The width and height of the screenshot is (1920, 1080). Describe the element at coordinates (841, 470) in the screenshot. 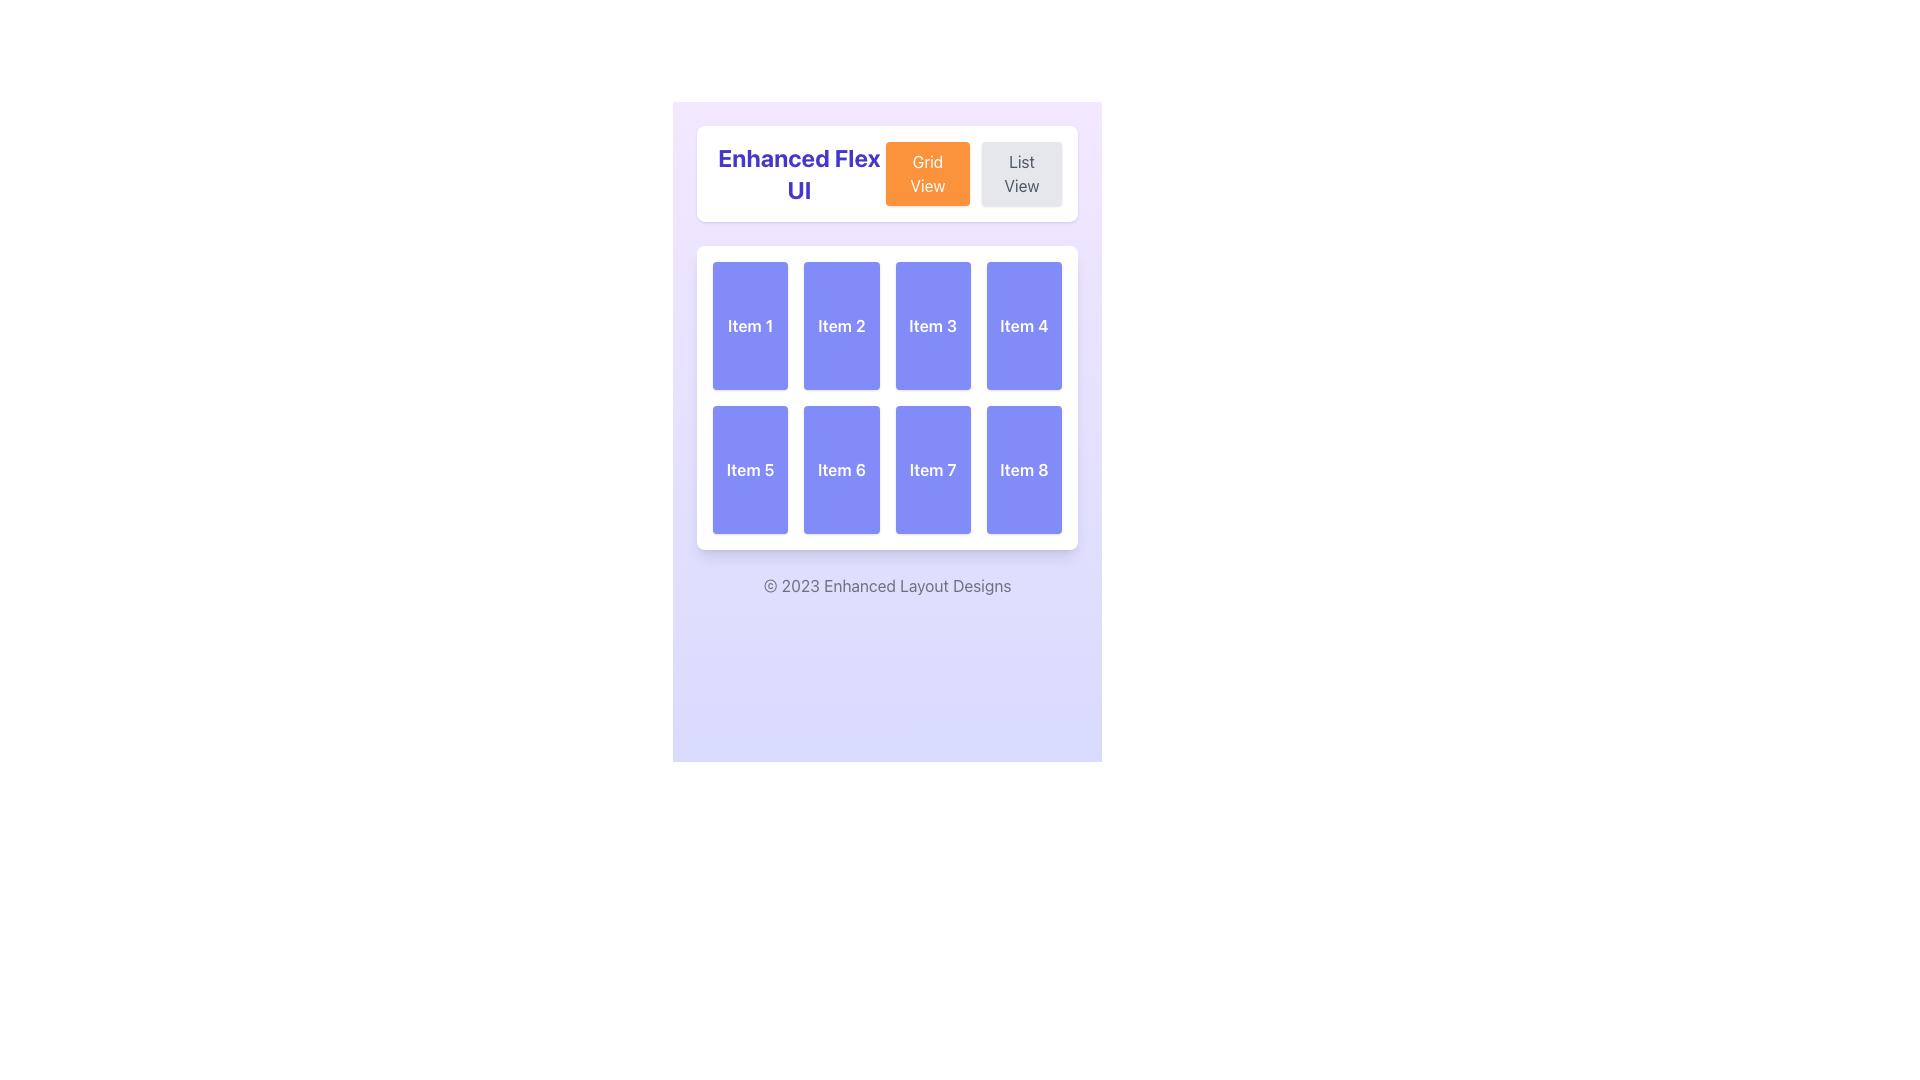

I see `the Static Label or Grid Item that serves as a label for 'Item 6', which is located in the second row and second column of the grid layout` at that location.